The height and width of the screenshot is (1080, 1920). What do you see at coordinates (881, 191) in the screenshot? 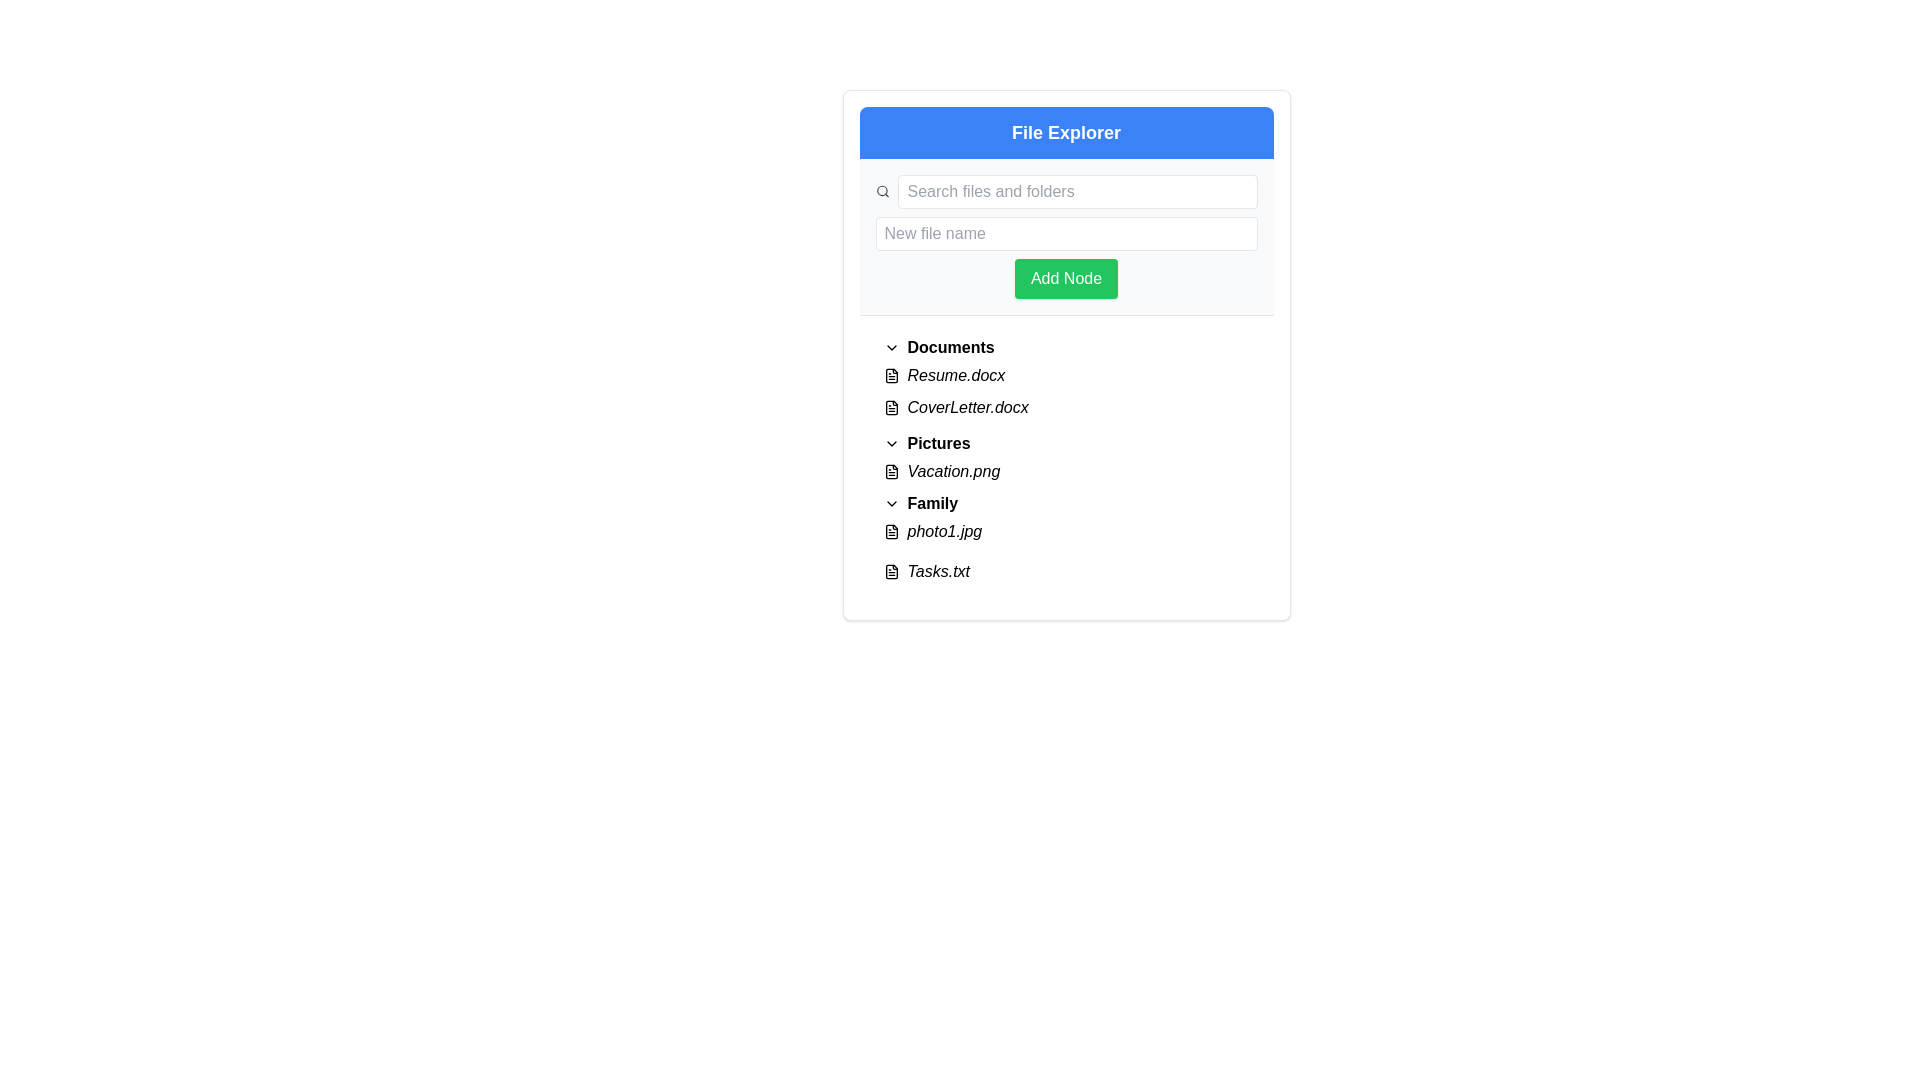
I see `the circular icon component within the SVG search icon located at the top of the interface, next to the 'Search files and folders' input box` at bounding box center [881, 191].